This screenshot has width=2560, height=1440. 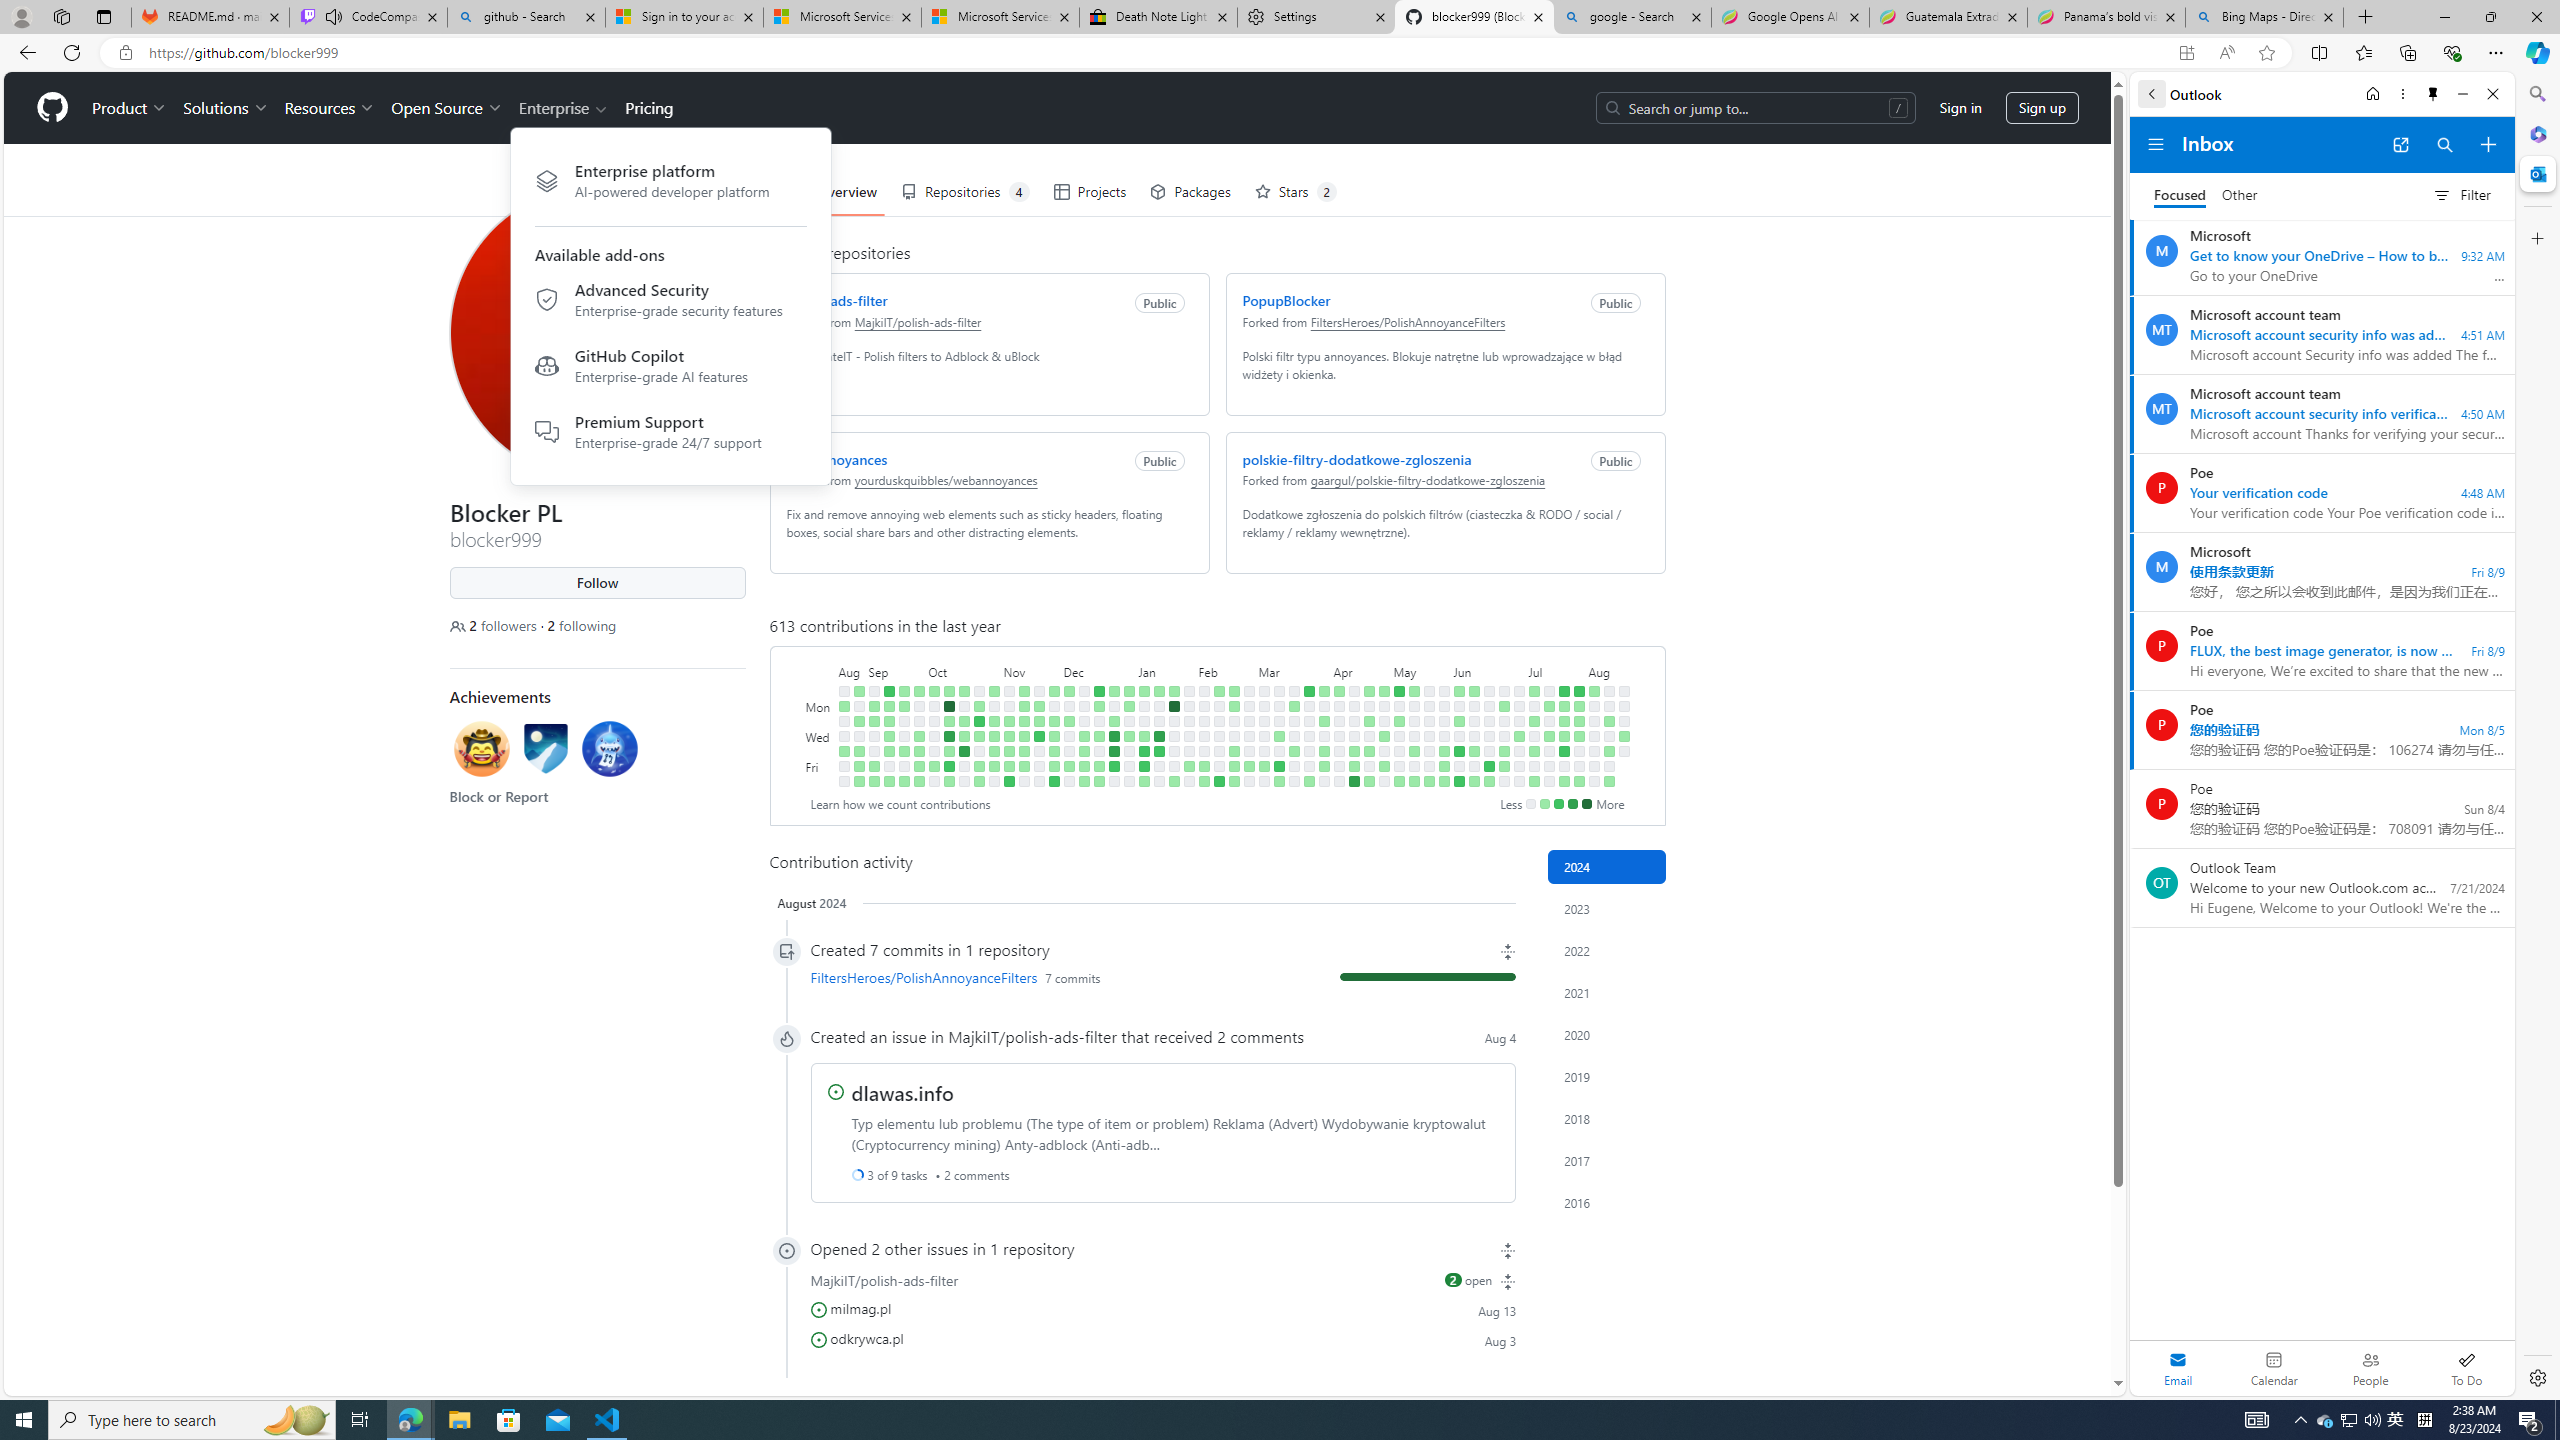 I want to click on 'No contributions on April 26th.', so click(x=1367, y=765).